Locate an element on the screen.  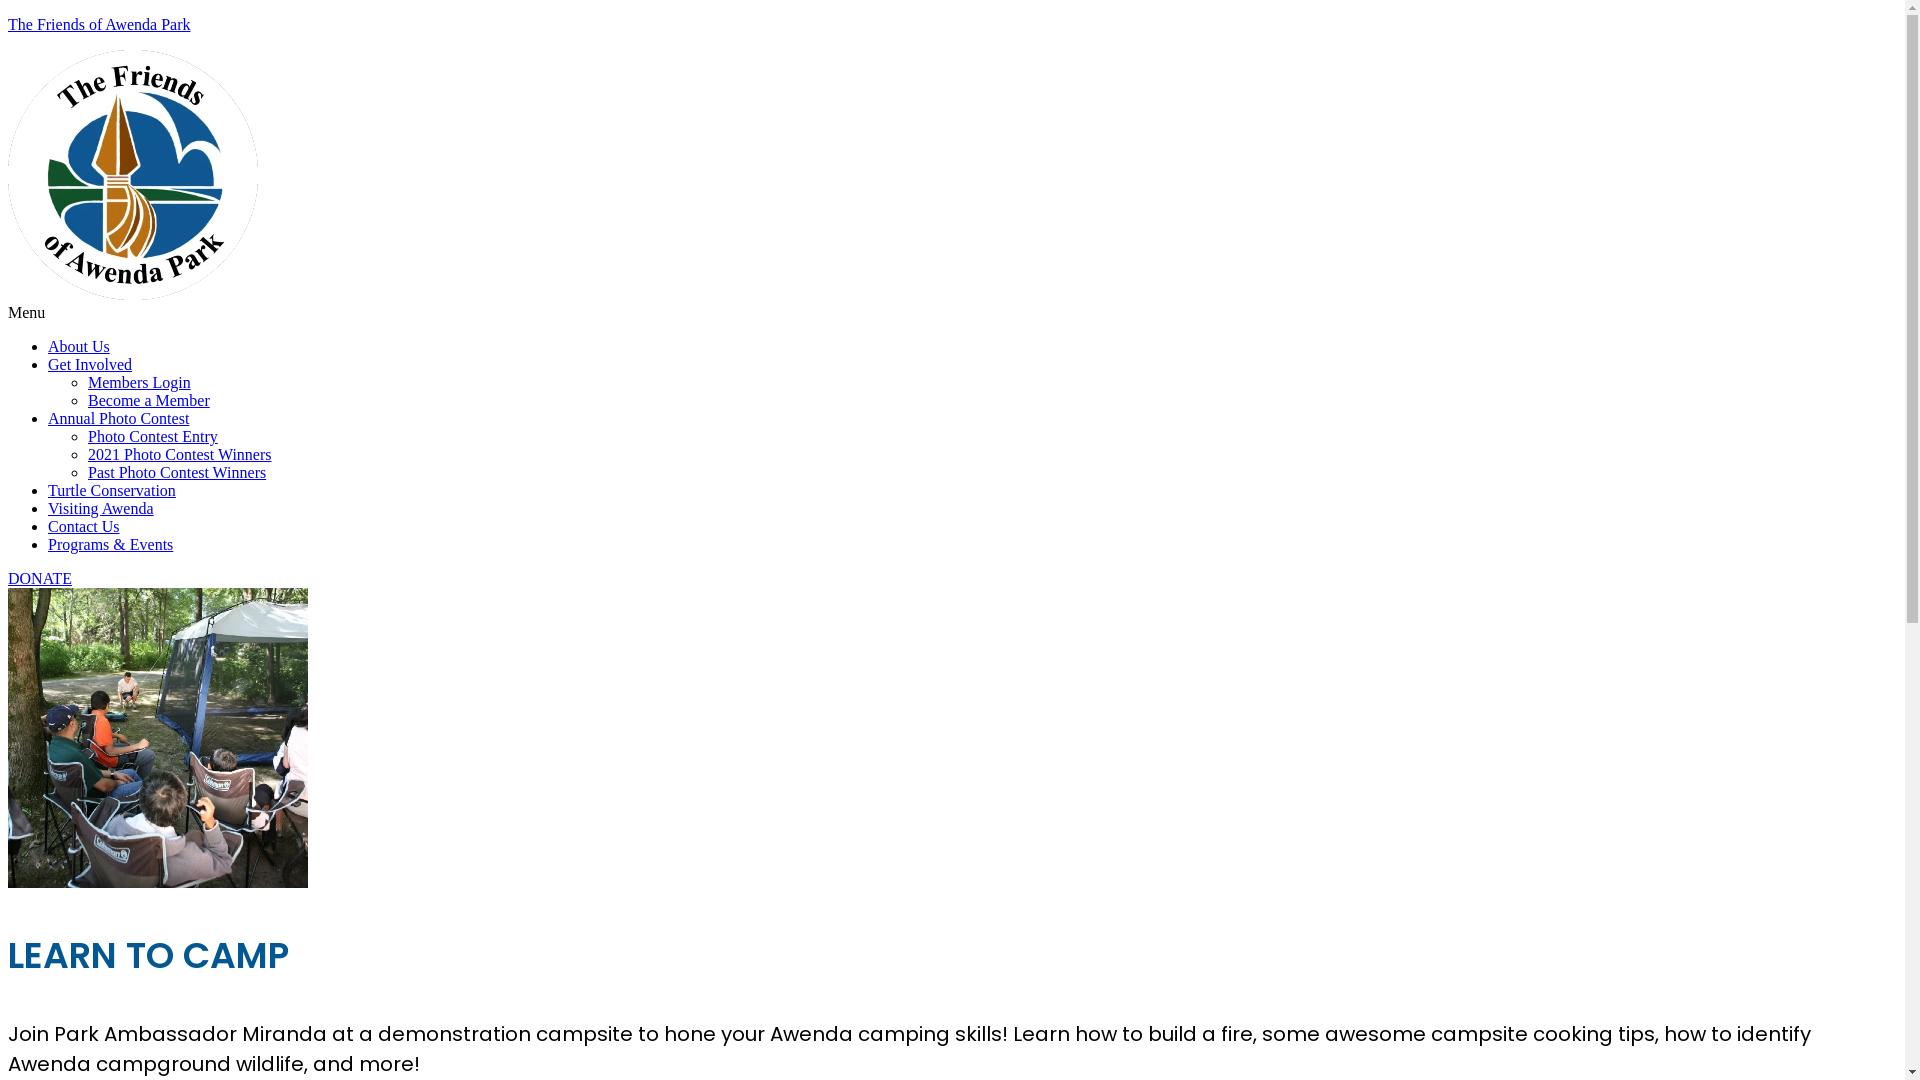
'Get Involved' is located at coordinates (89, 364).